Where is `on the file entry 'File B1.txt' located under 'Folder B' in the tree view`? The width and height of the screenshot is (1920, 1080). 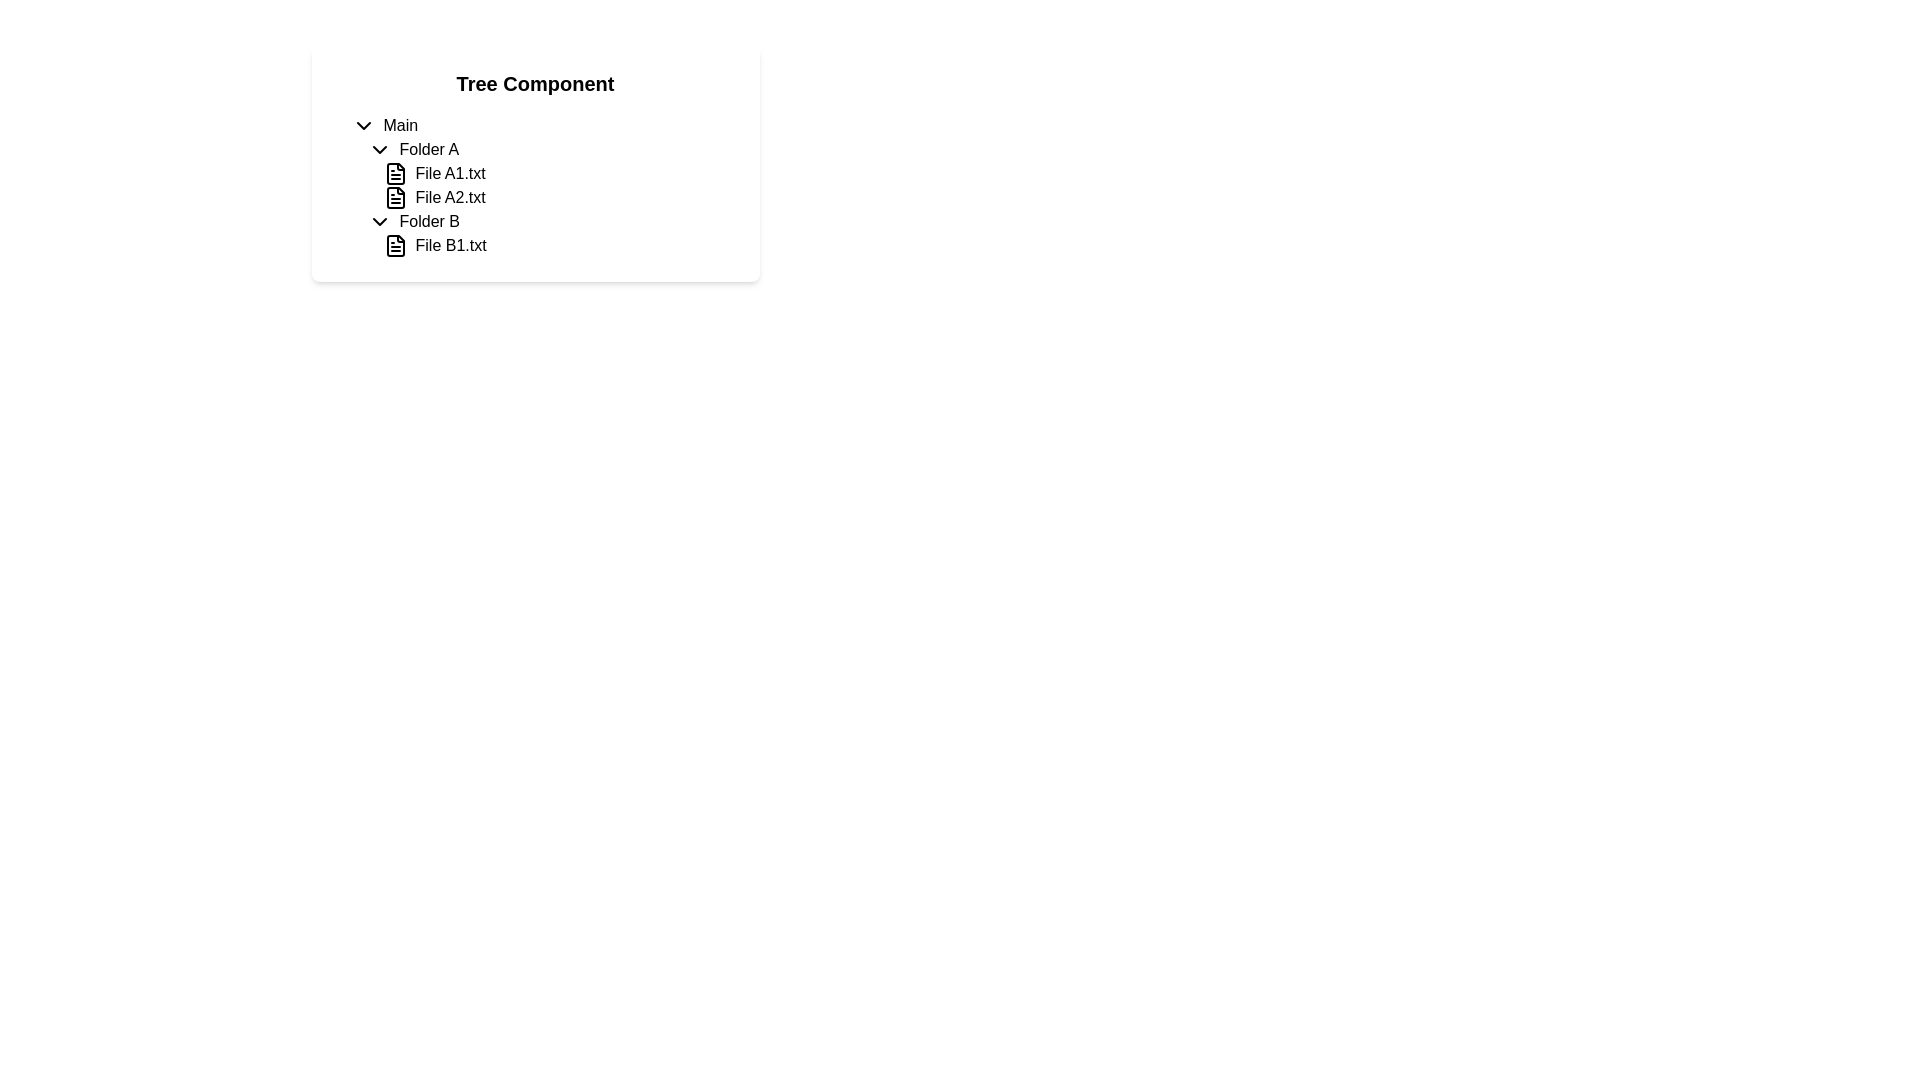 on the file entry 'File B1.txt' located under 'Folder B' in the tree view is located at coordinates (551, 245).